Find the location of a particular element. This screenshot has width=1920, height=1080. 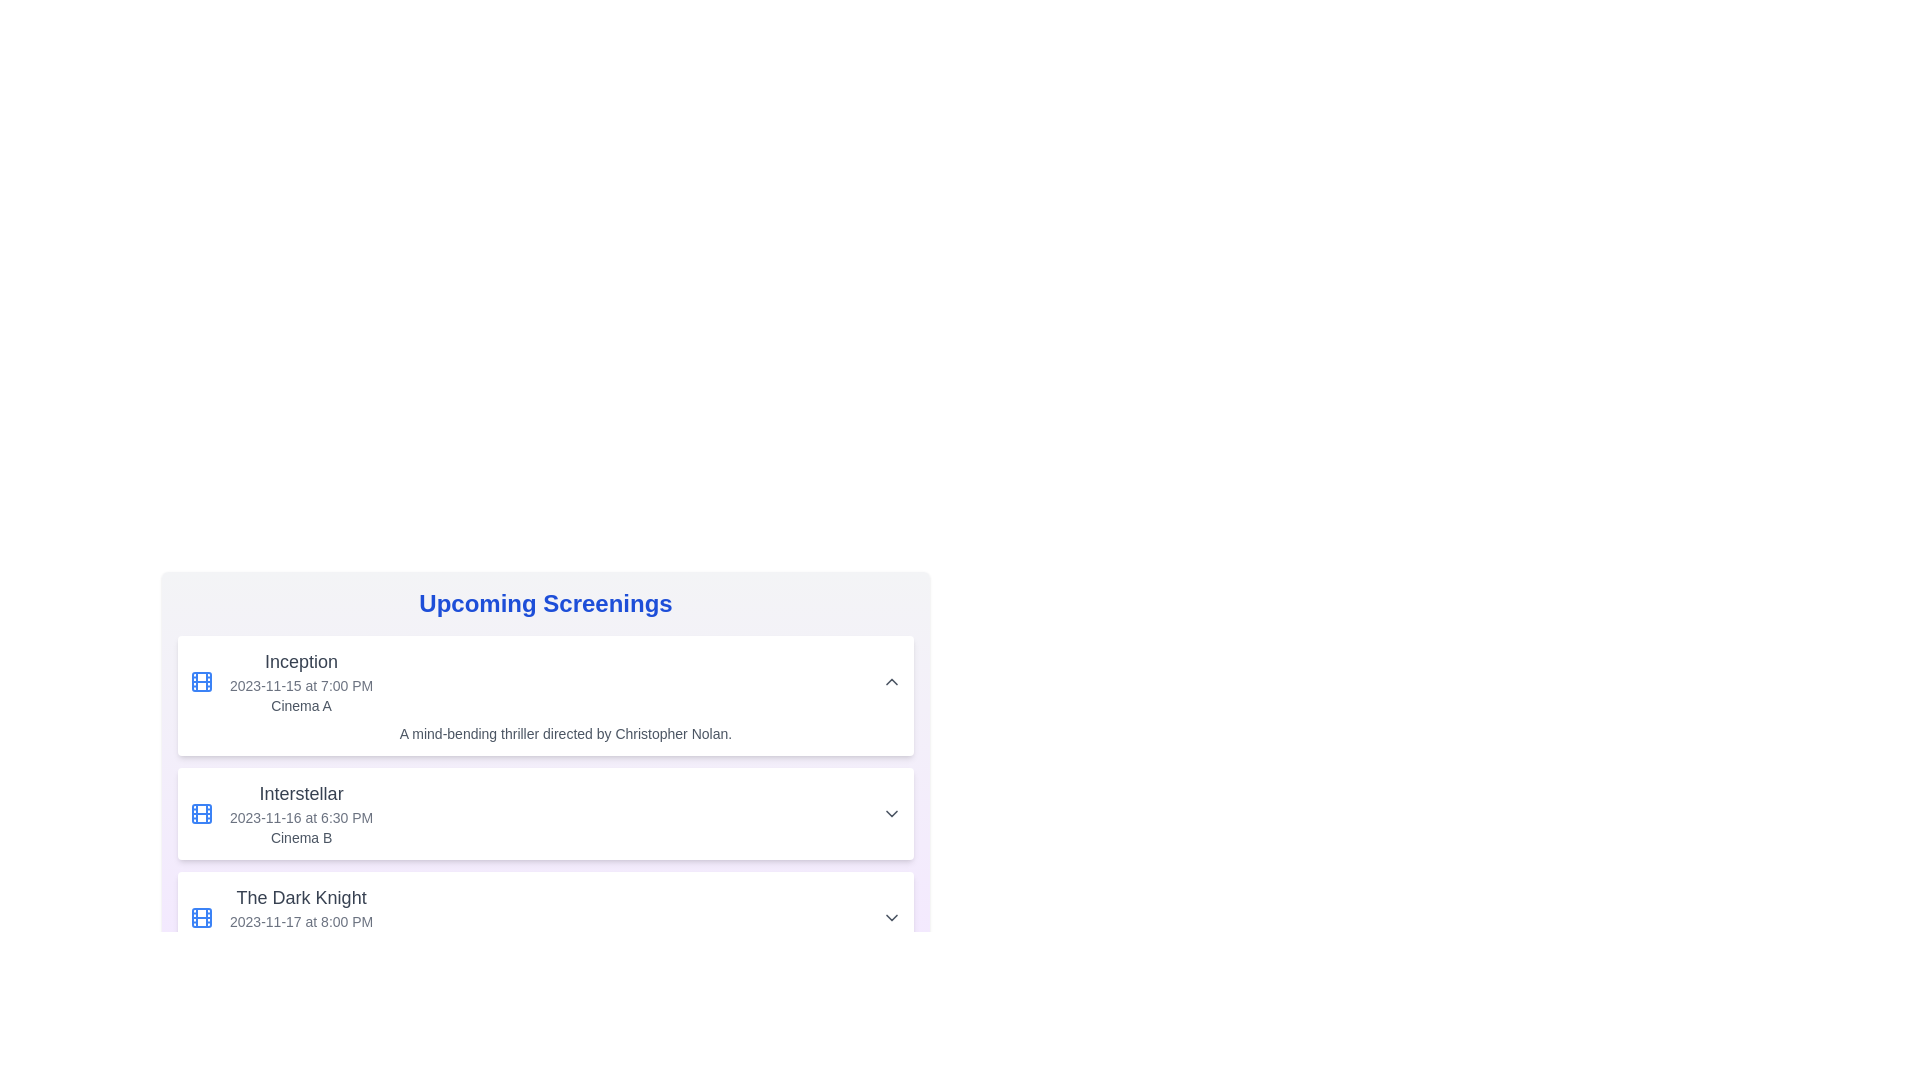

the static text label displaying '2023-11-16 at 6:30 PM', which is positioned below the movie title 'Interstellar' in the list of movie screenings is located at coordinates (300, 817).